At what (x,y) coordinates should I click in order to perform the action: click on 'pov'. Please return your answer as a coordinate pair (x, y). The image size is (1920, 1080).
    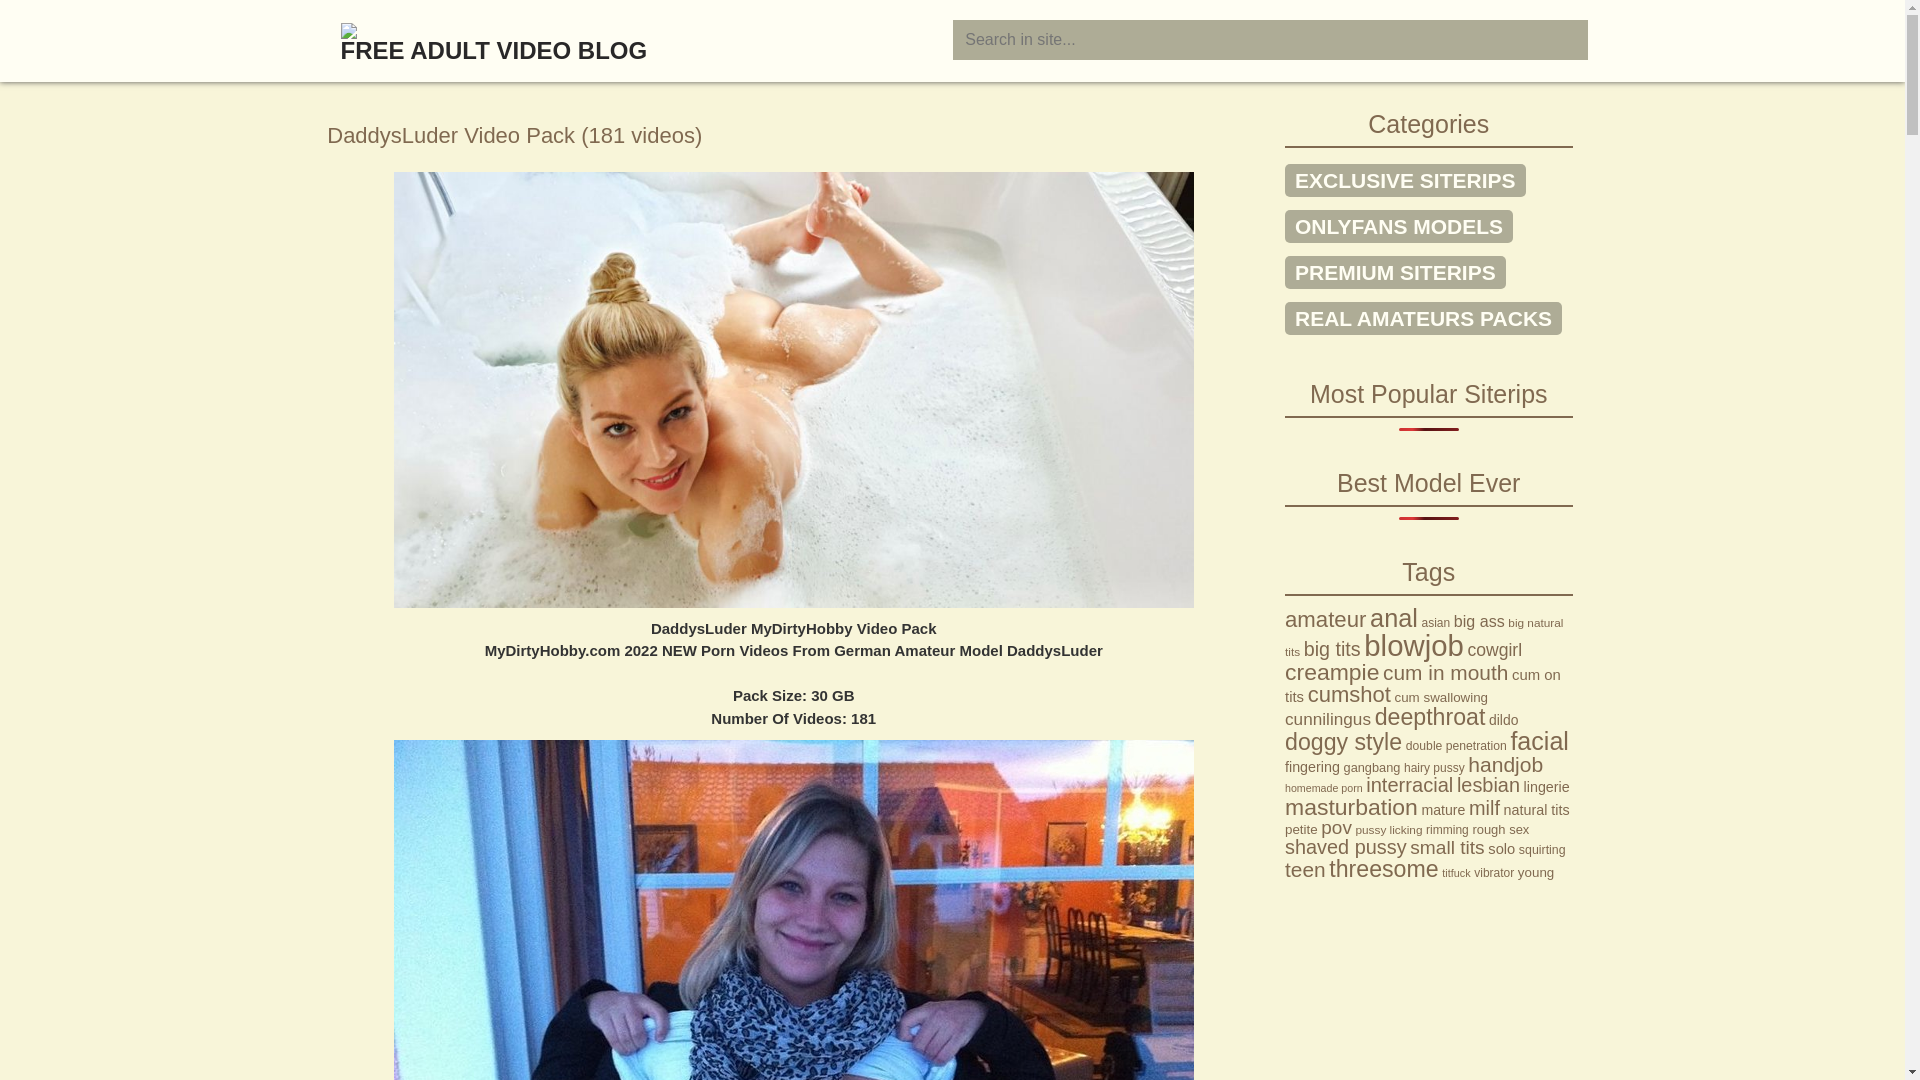
    Looking at the image, I should click on (1336, 827).